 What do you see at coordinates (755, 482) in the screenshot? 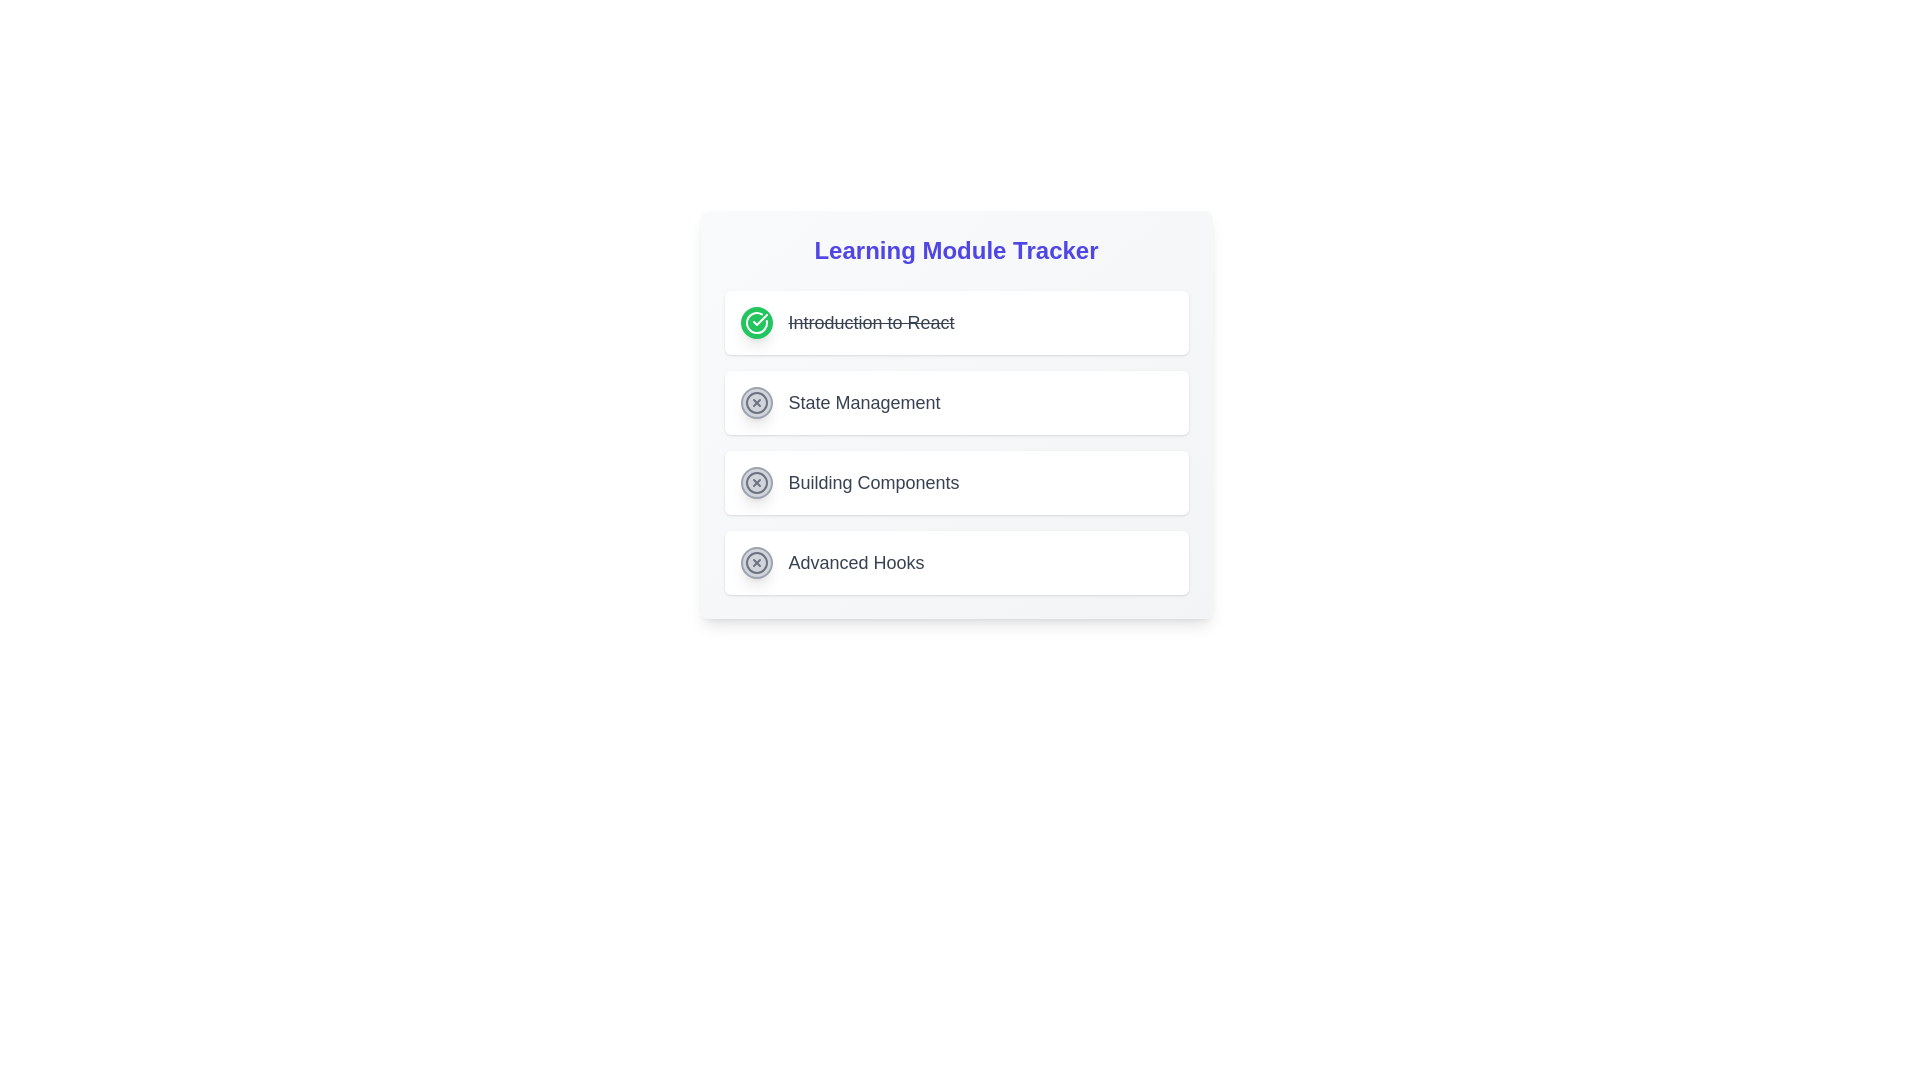
I see `the interactive circular button located to the left of the text 'Building Components'` at bounding box center [755, 482].